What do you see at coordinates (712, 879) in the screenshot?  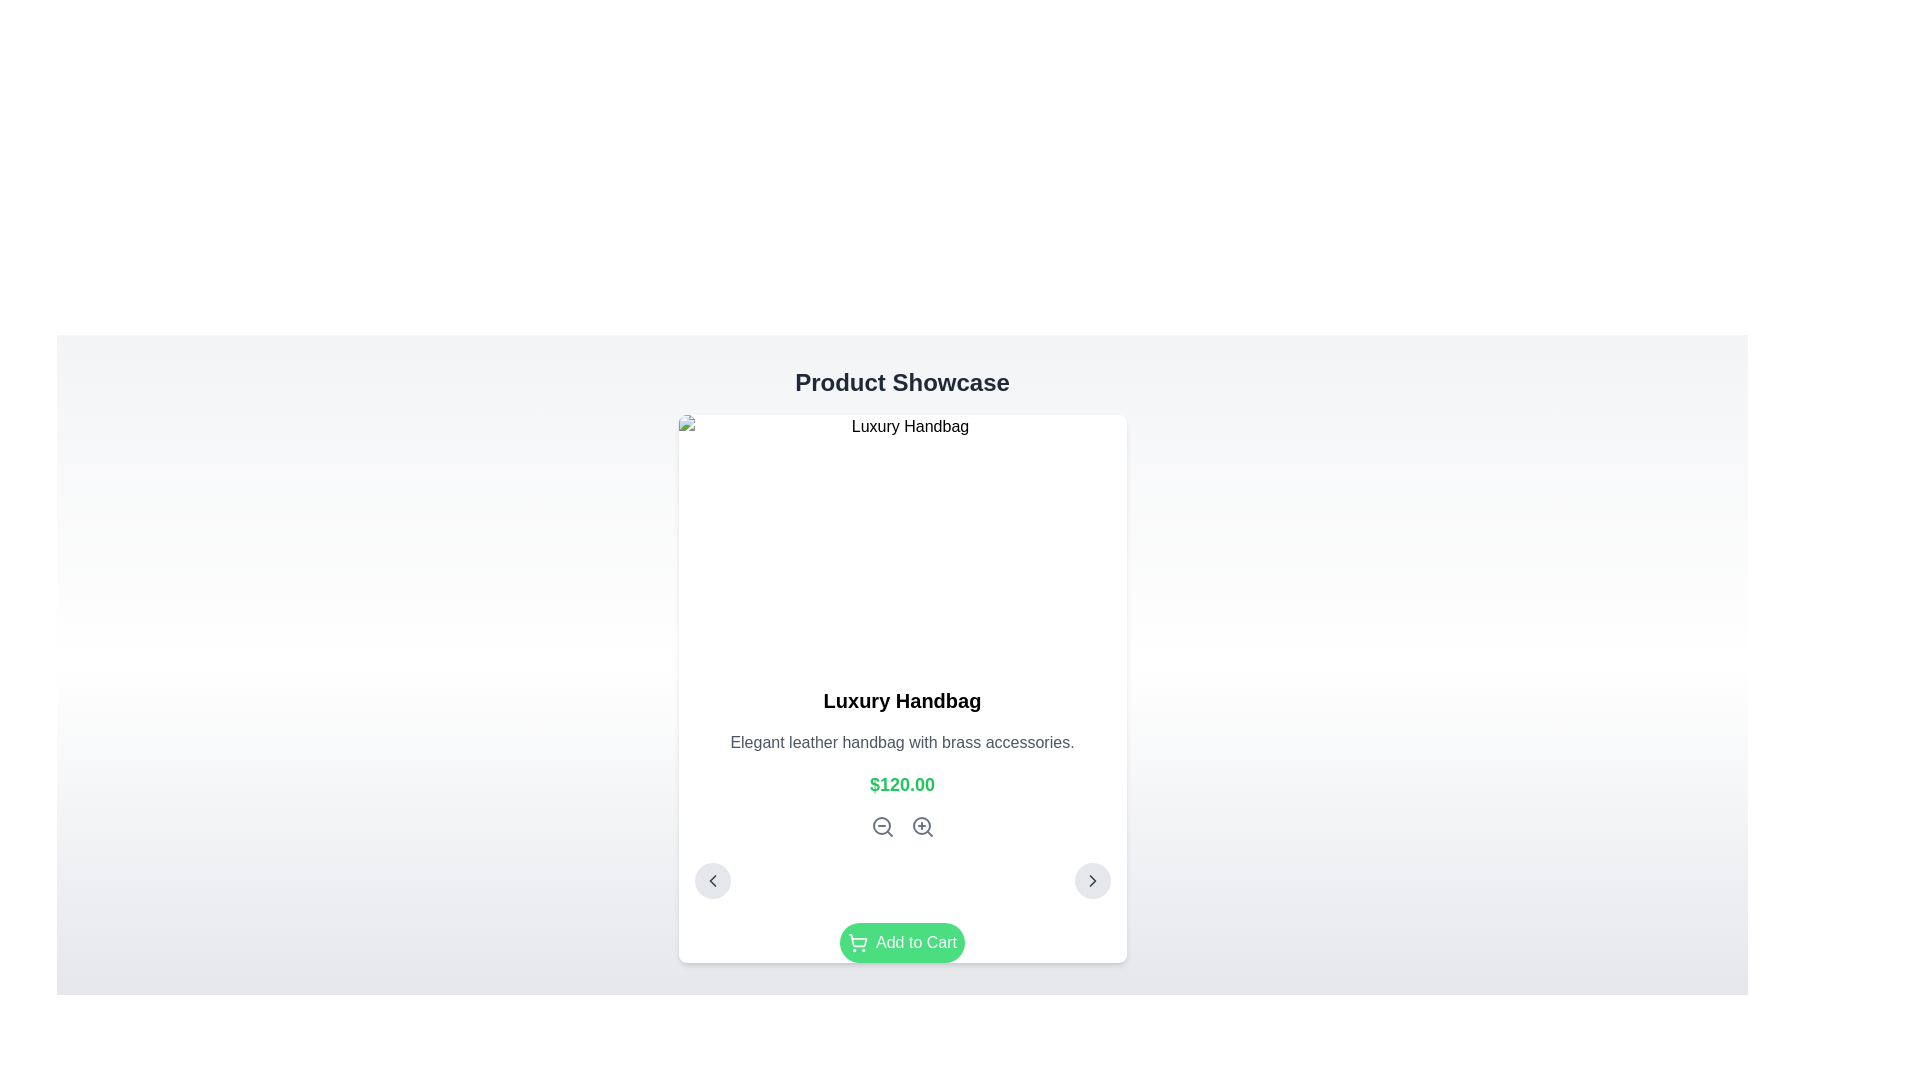 I see `the leftmost circular button with a light gray background and a leftward chevron icon` at bounding box center [712, 879].